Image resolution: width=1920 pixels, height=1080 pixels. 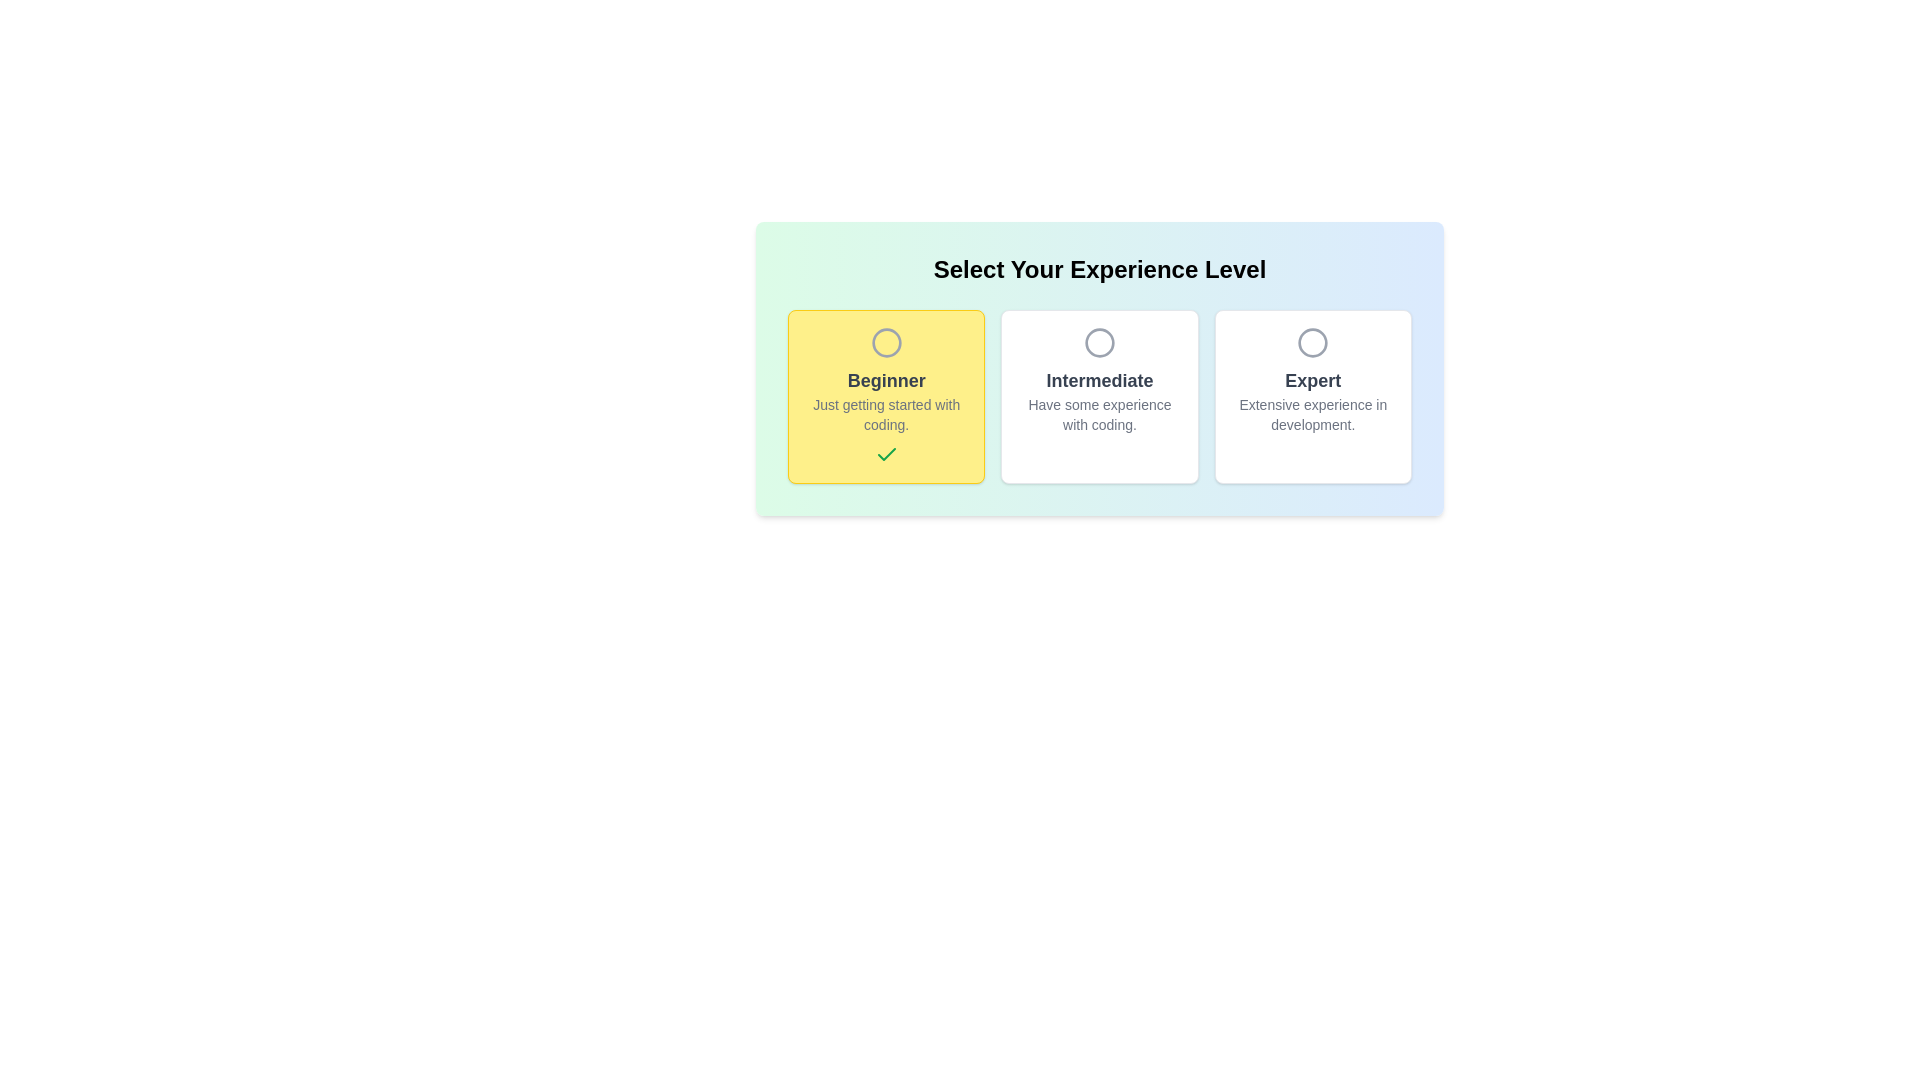 I want to click on the text label stating 'Extensive experience in development.' which is positioned under the 'Expert' label in the card-like layout for experience levels, so click(x=1313, y=414).